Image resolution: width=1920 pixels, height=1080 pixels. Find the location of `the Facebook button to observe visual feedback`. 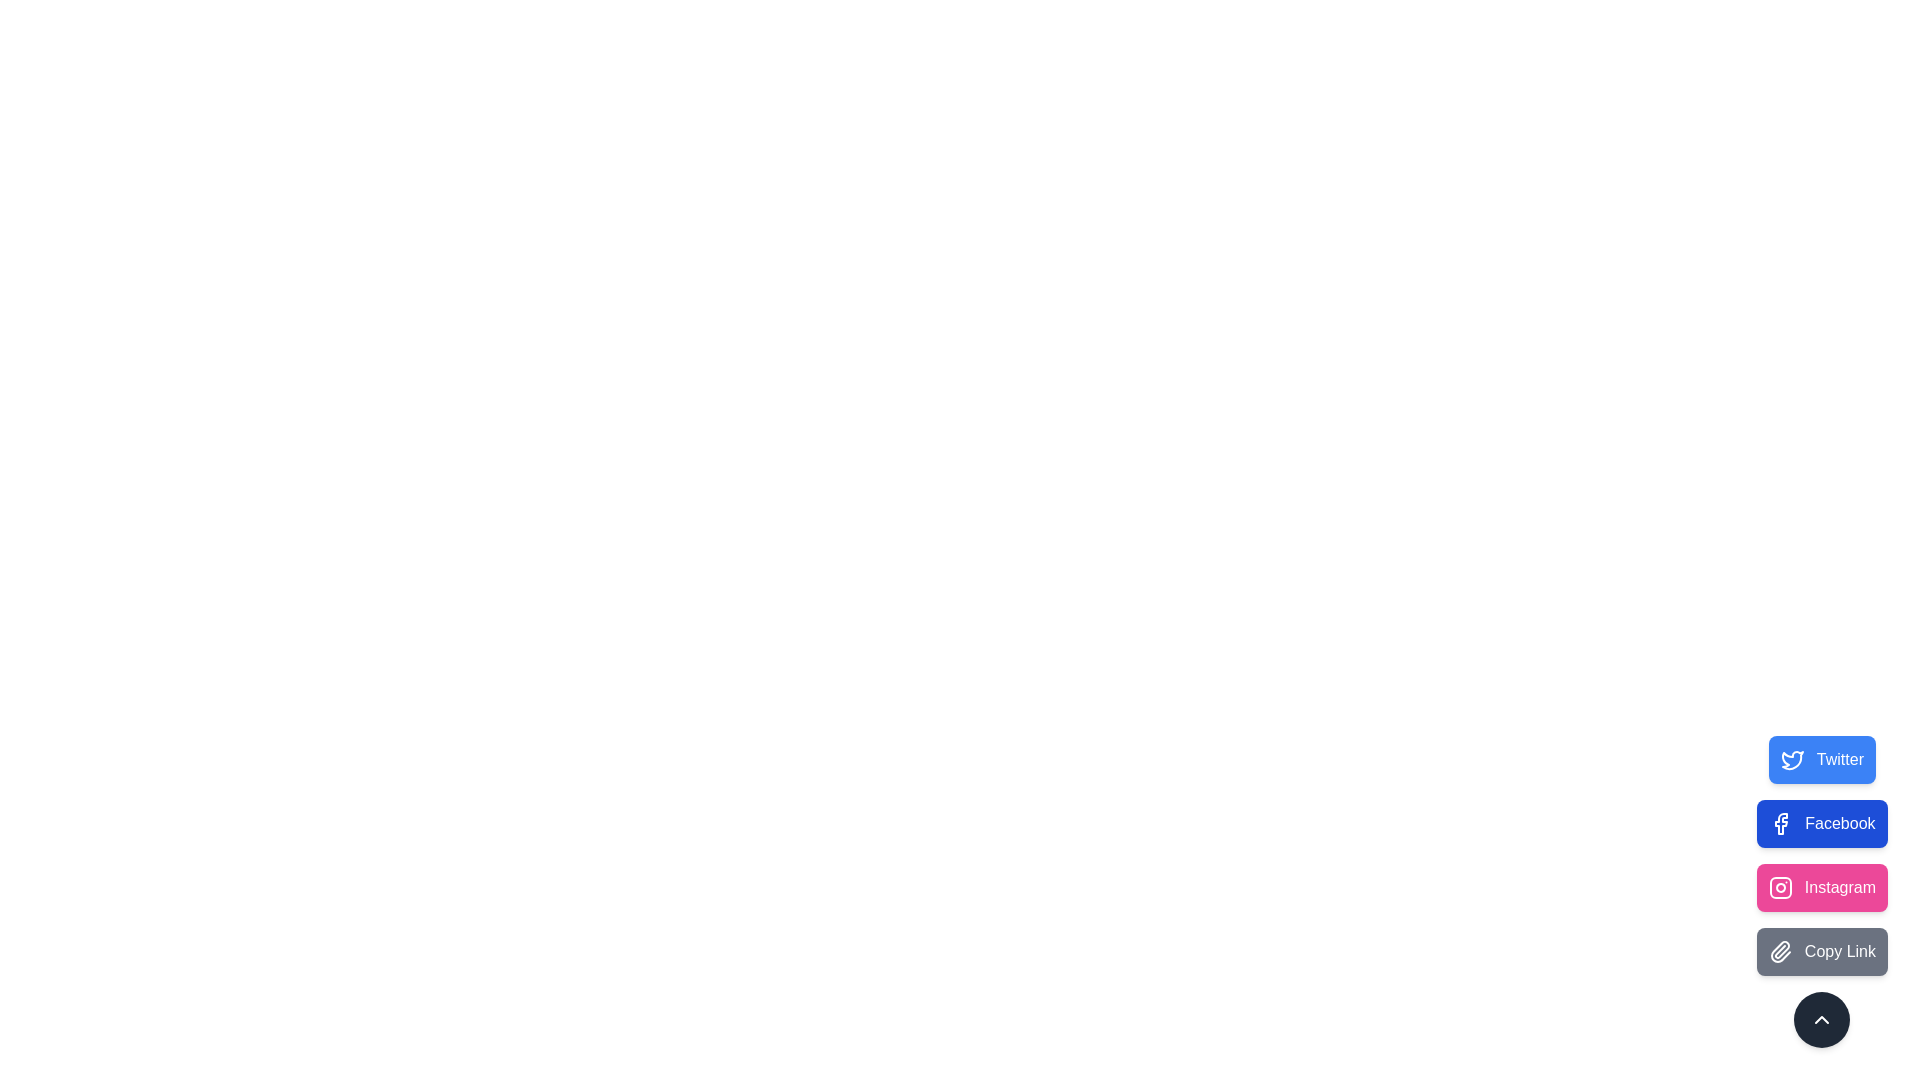

the Facebook button to observe visual feedback is located at coordinates (1822, 824).